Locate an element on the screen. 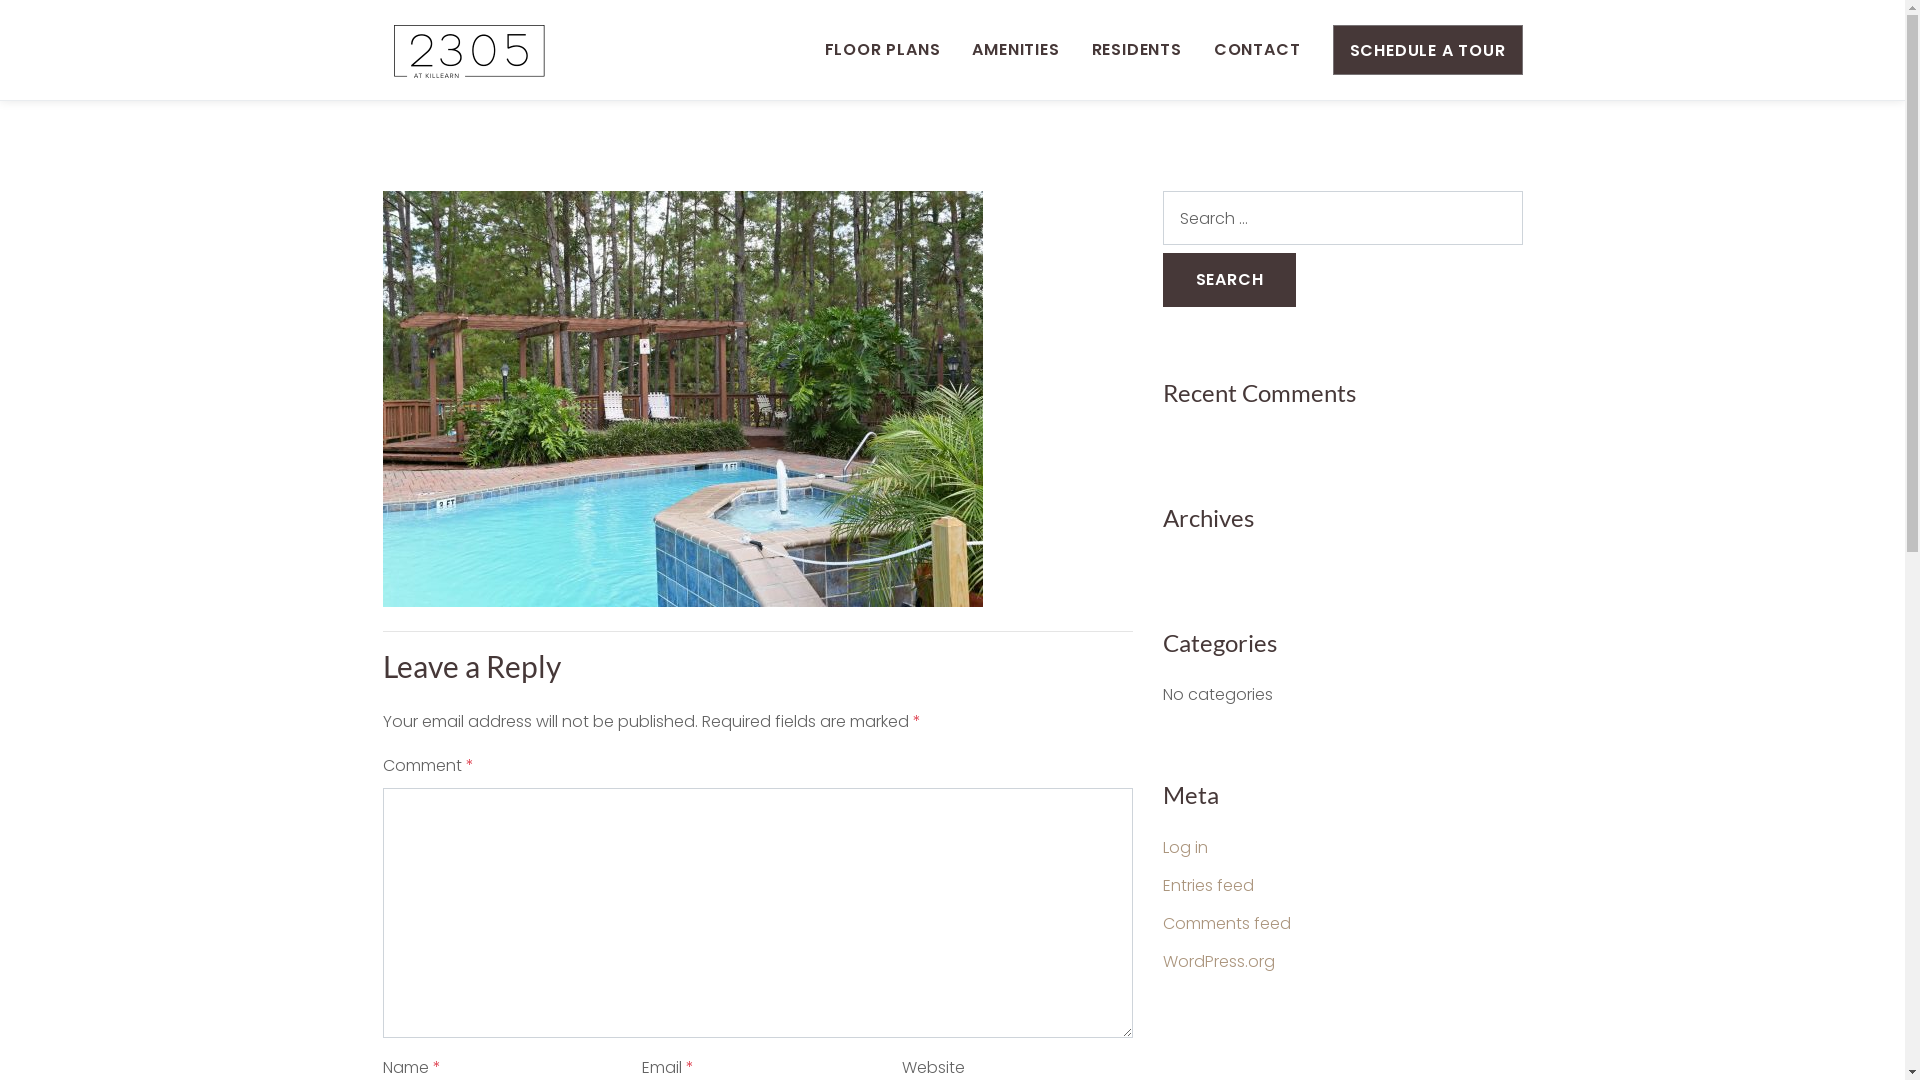 The height and width of the screenshot is (1080, 1920). 'Log in' is located at coordinates (1184, 847).